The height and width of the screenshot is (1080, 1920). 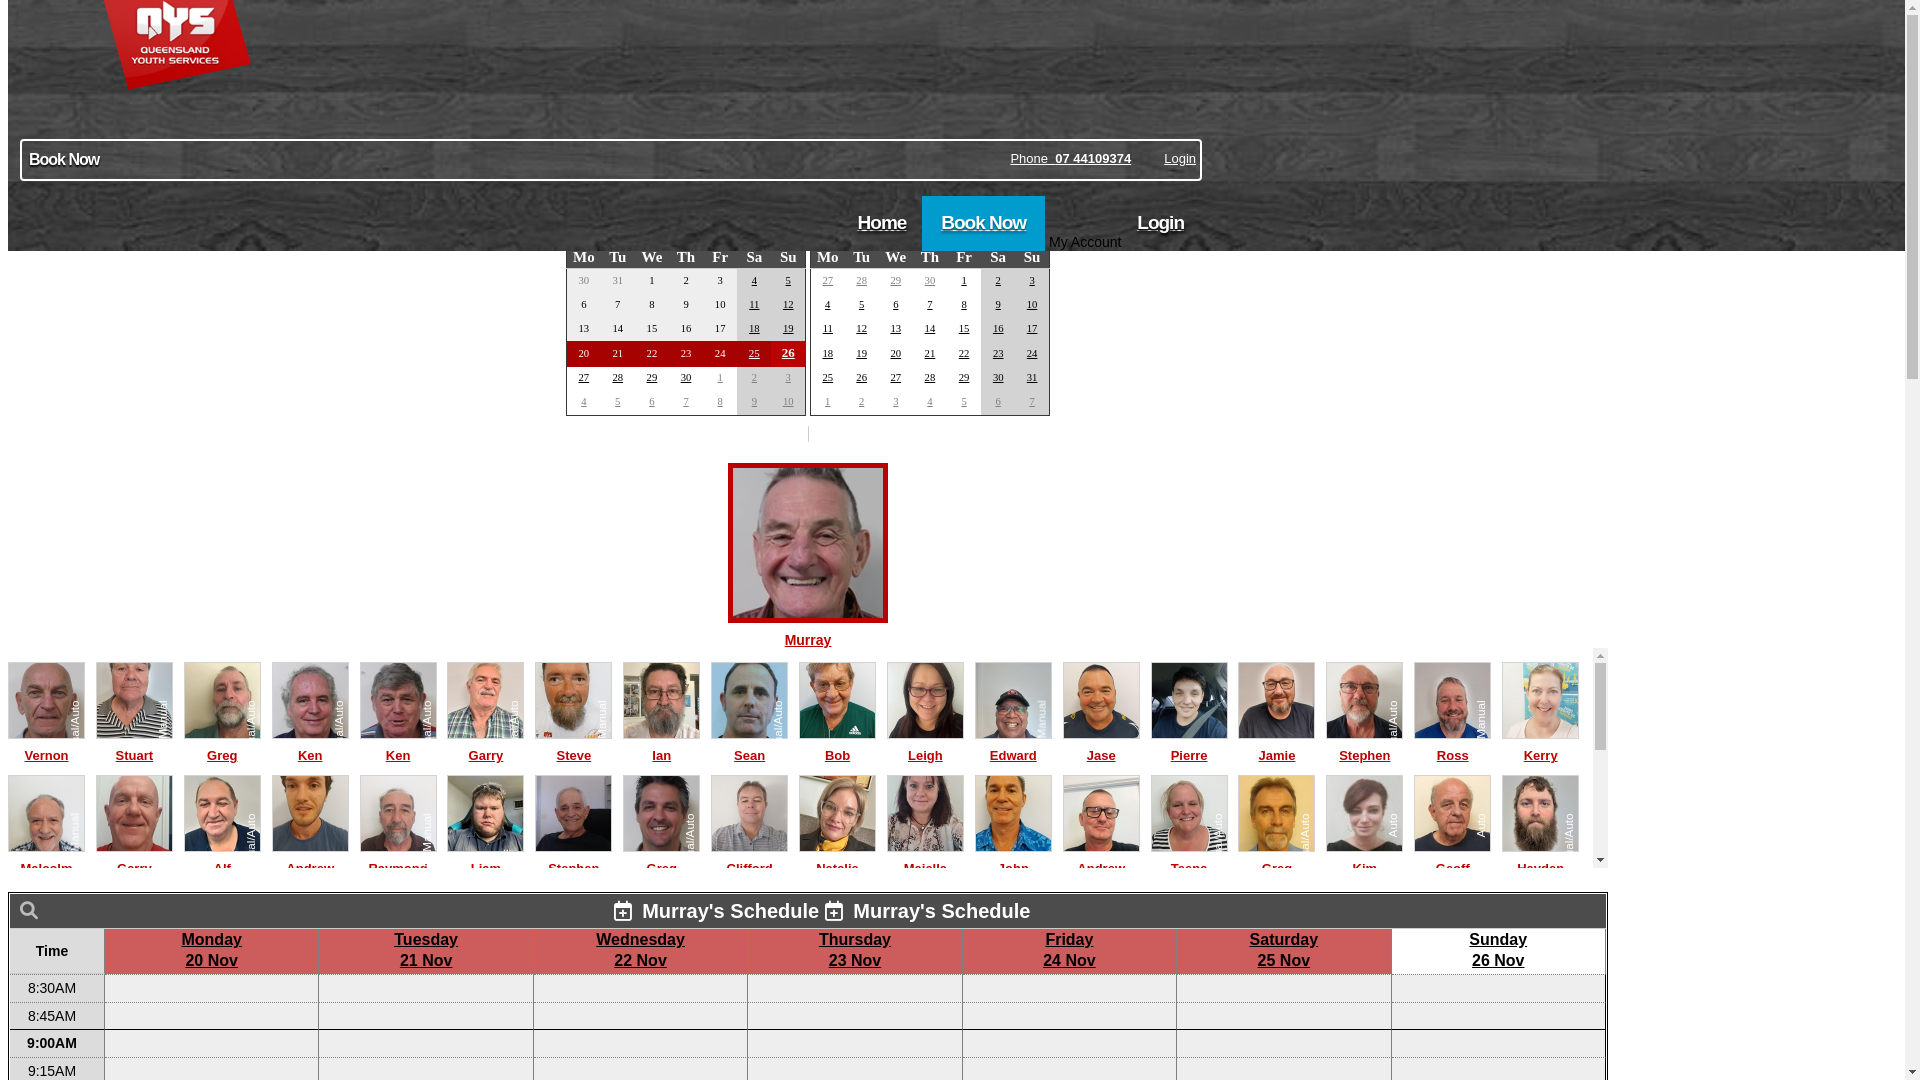 What do you see at coordinates (133, 970) in the screenshot?
I see `'Benjamin` at bounding box center [133, 970].